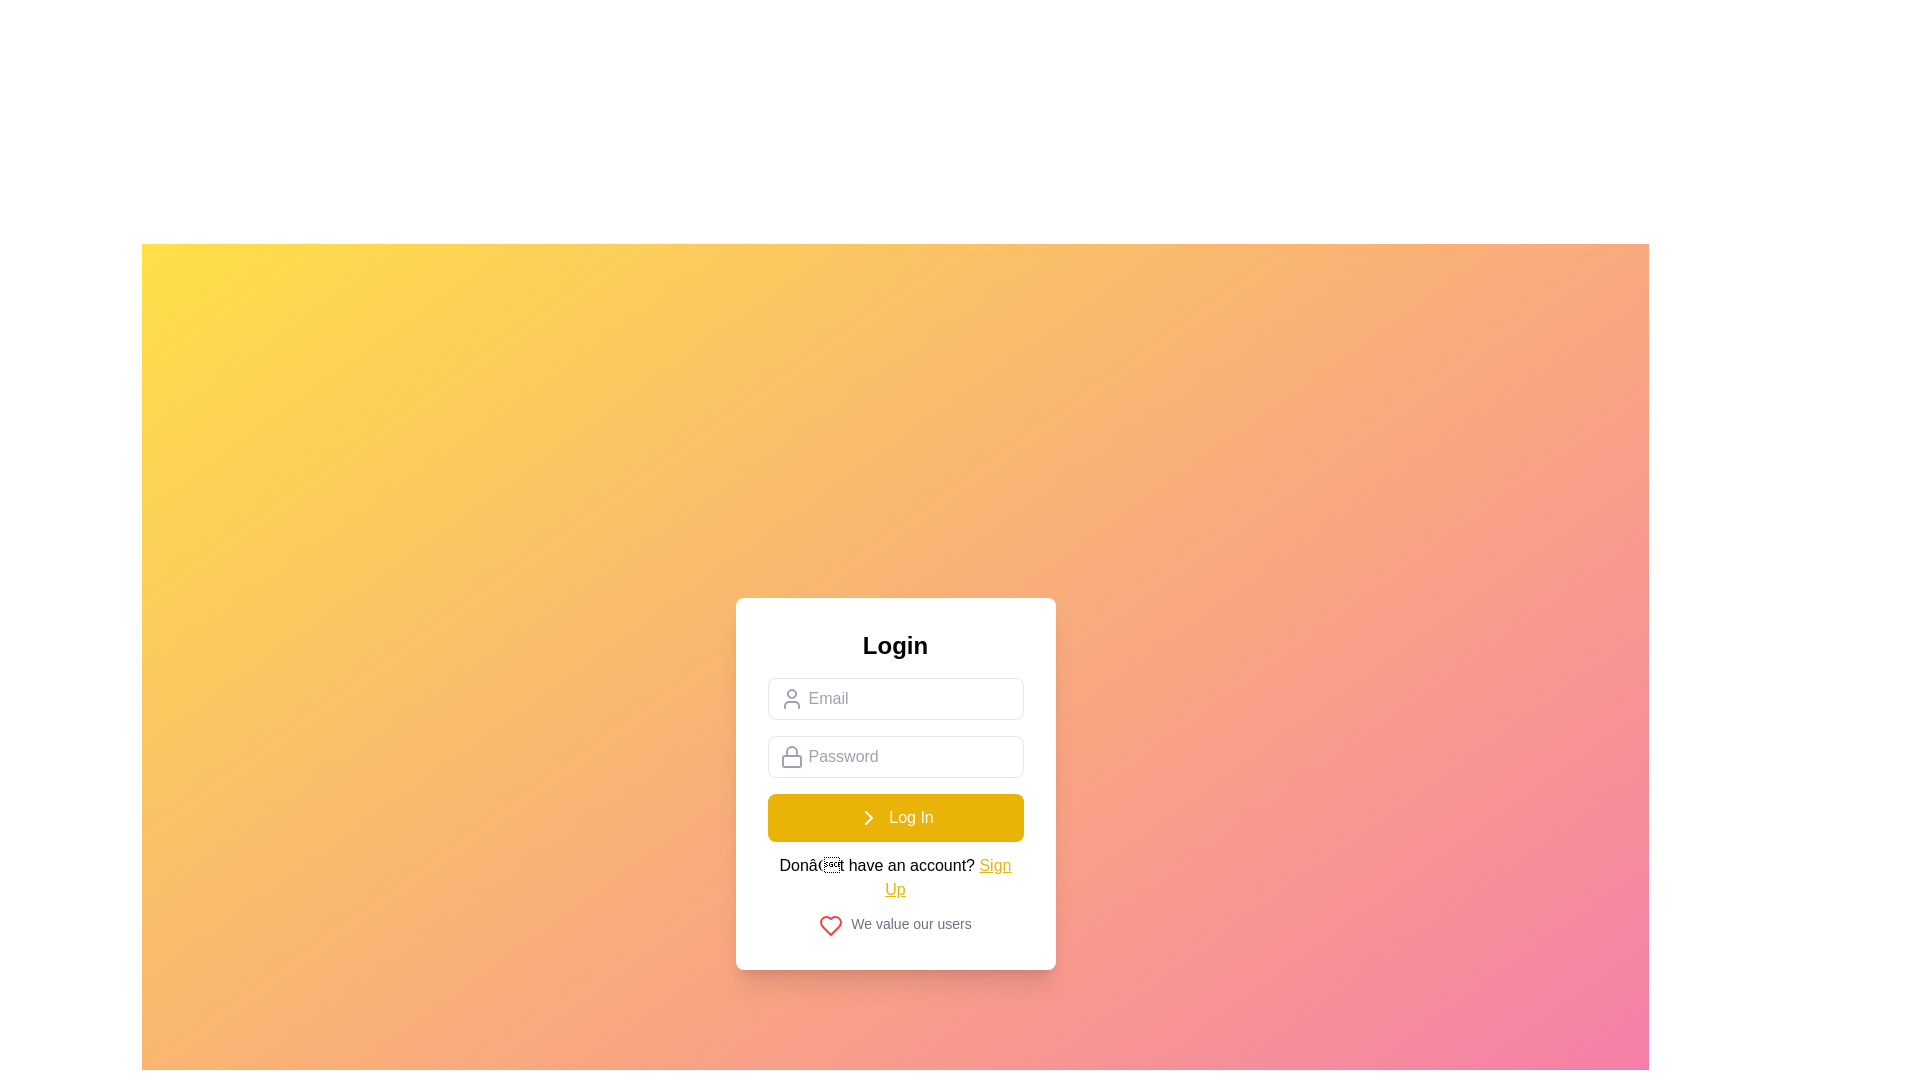 The height and width of the screenshot is (1080, 1920). Describe the element at coordinates (947, 876) in the screenshot. I see `the 'Sign Up' hyperlink text, which is styled with a yellow font color and underlined, located below the 'Log In' button in the login form interface` at that location.